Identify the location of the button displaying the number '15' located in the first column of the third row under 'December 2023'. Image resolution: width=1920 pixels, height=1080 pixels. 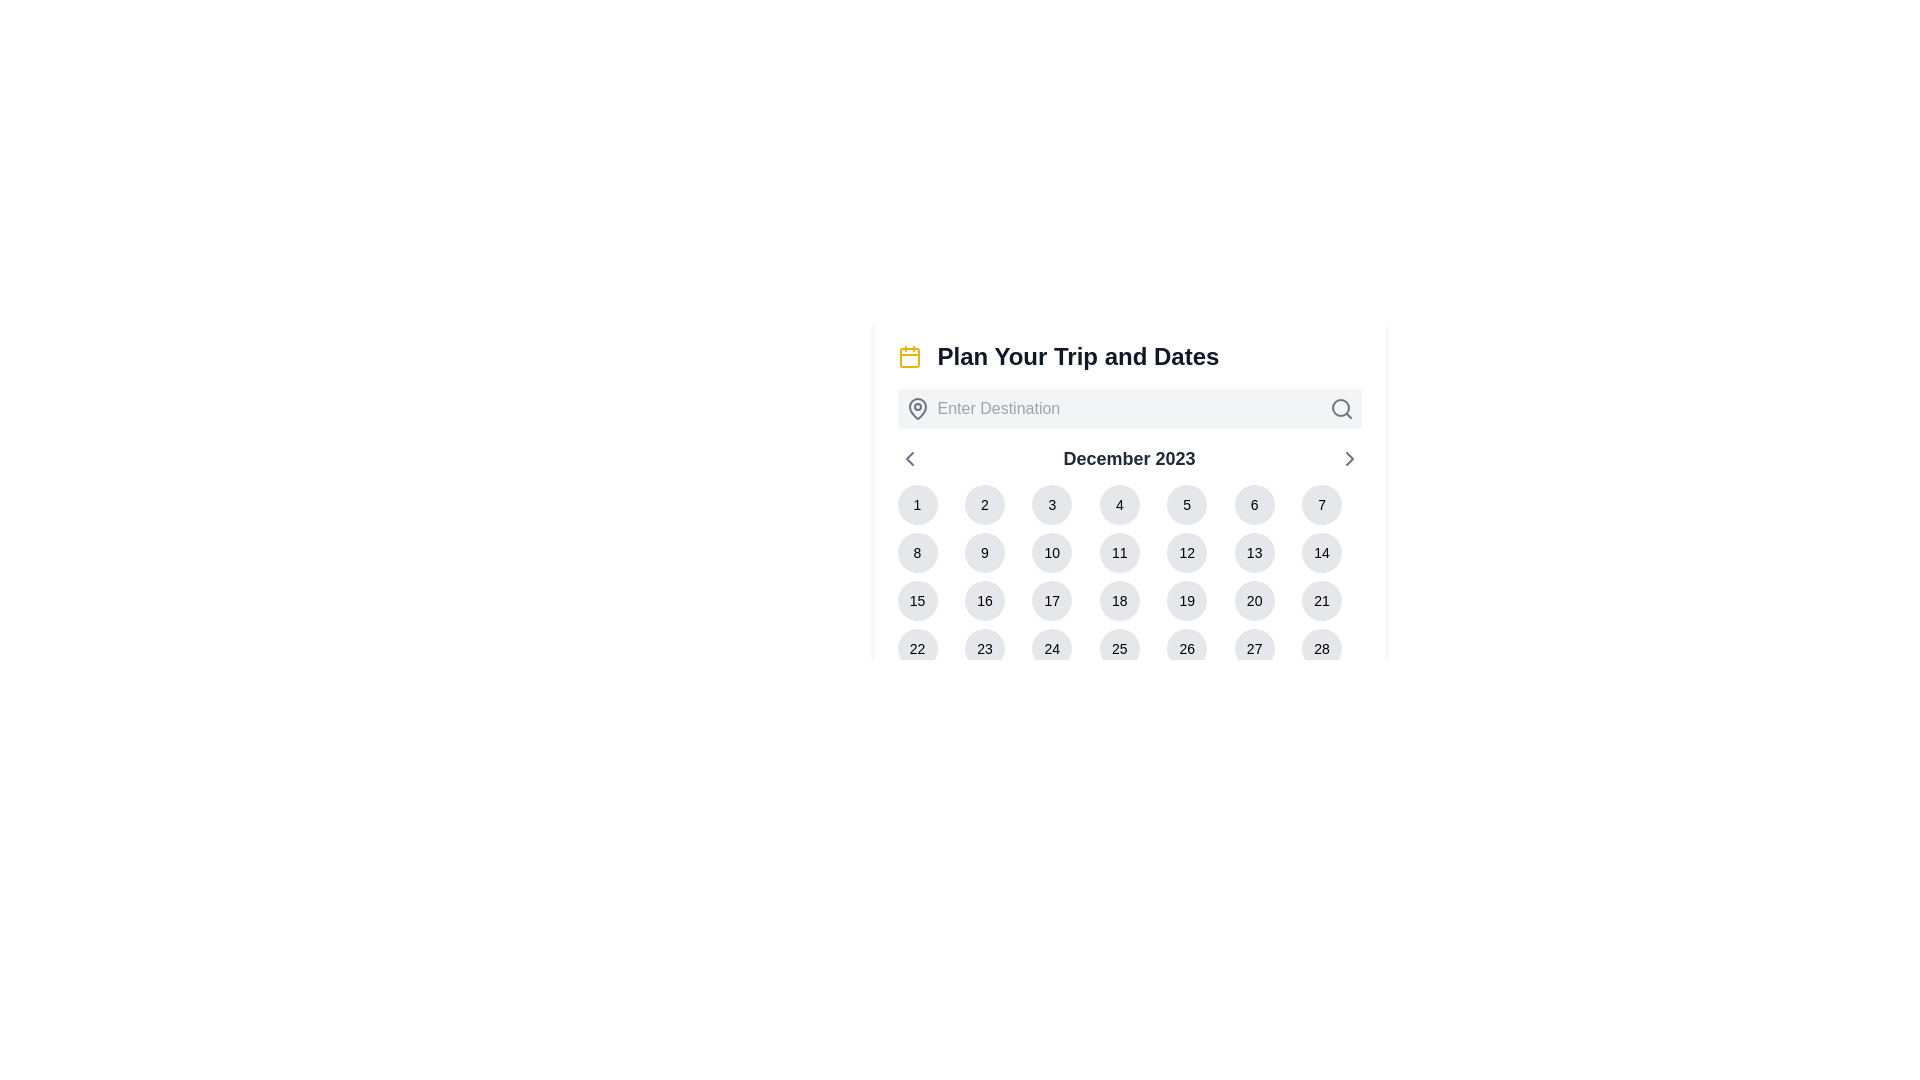
(916, 600).